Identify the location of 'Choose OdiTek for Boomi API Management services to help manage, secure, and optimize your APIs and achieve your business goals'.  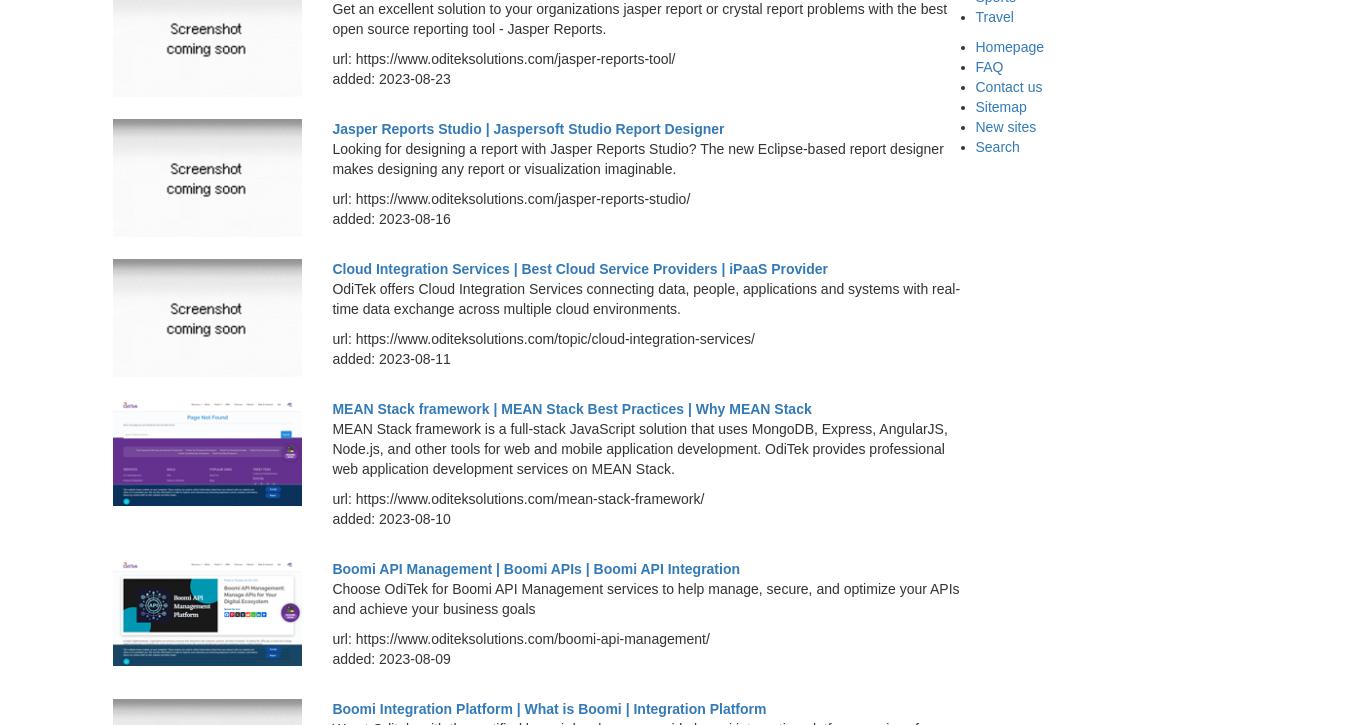
(644, 598).